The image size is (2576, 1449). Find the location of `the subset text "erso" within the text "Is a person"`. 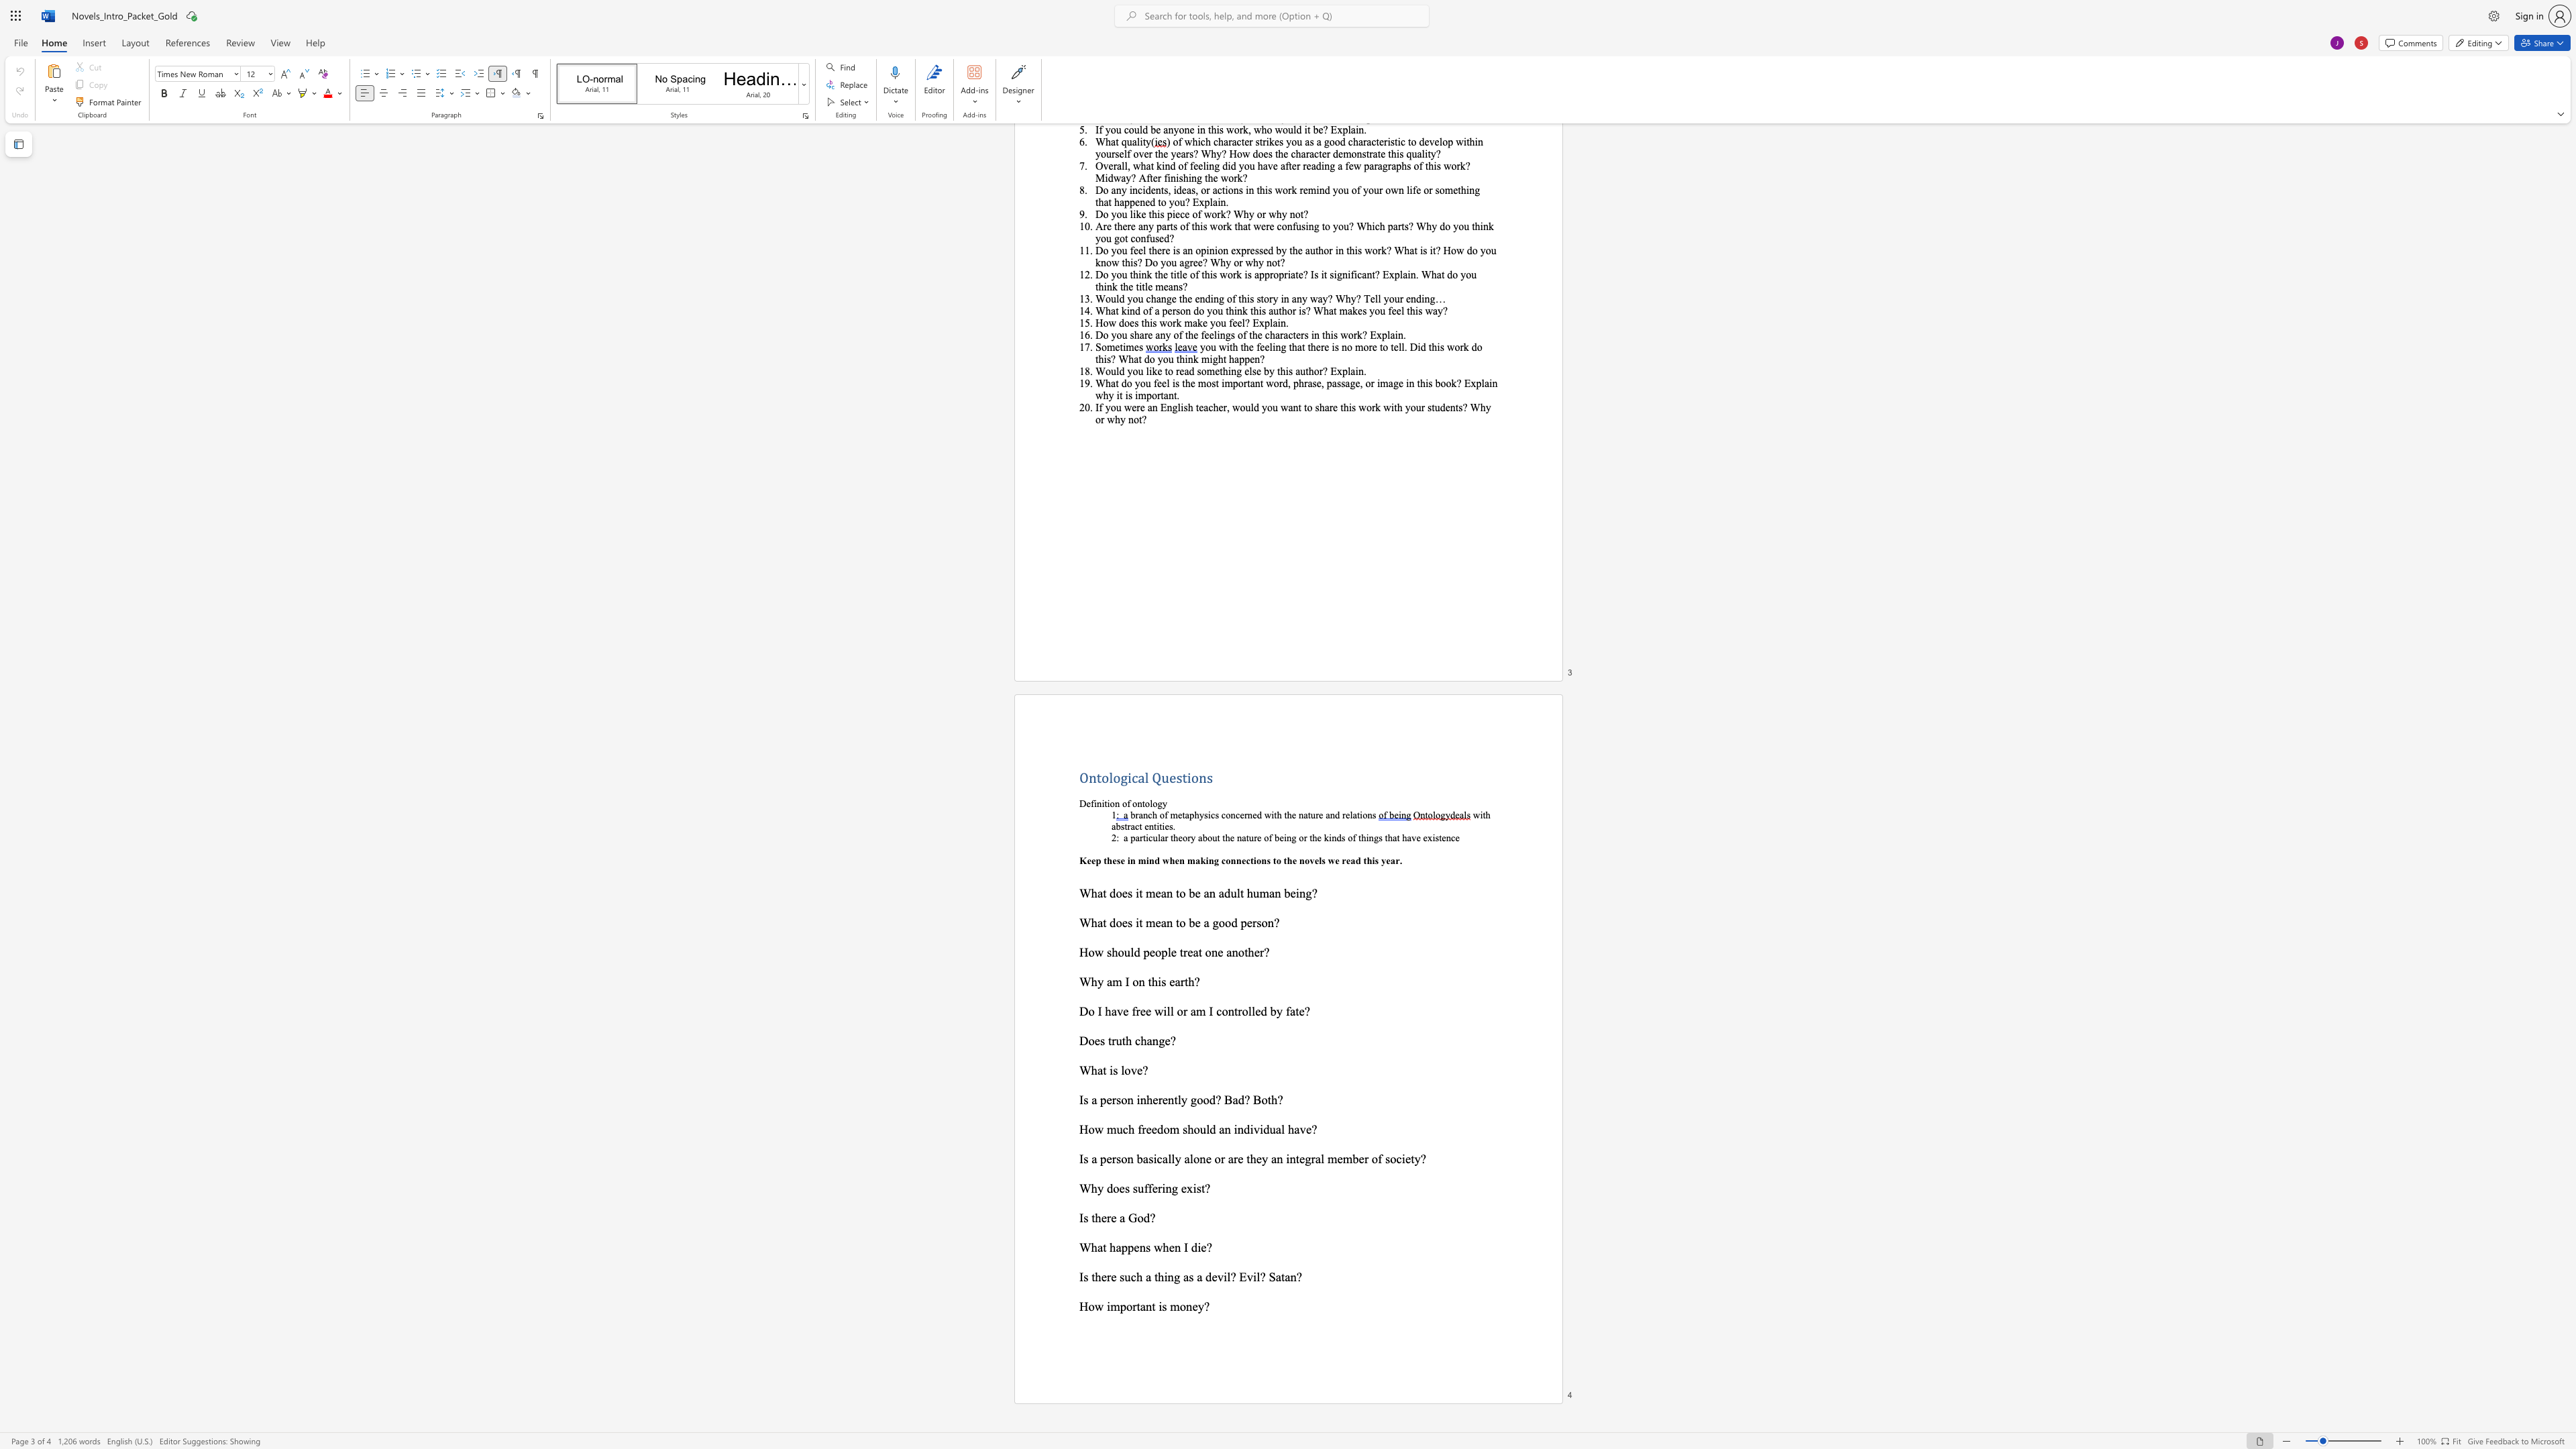

the subset text "erso" within the text "Is a person" is located at coordinates (1106, 1158).